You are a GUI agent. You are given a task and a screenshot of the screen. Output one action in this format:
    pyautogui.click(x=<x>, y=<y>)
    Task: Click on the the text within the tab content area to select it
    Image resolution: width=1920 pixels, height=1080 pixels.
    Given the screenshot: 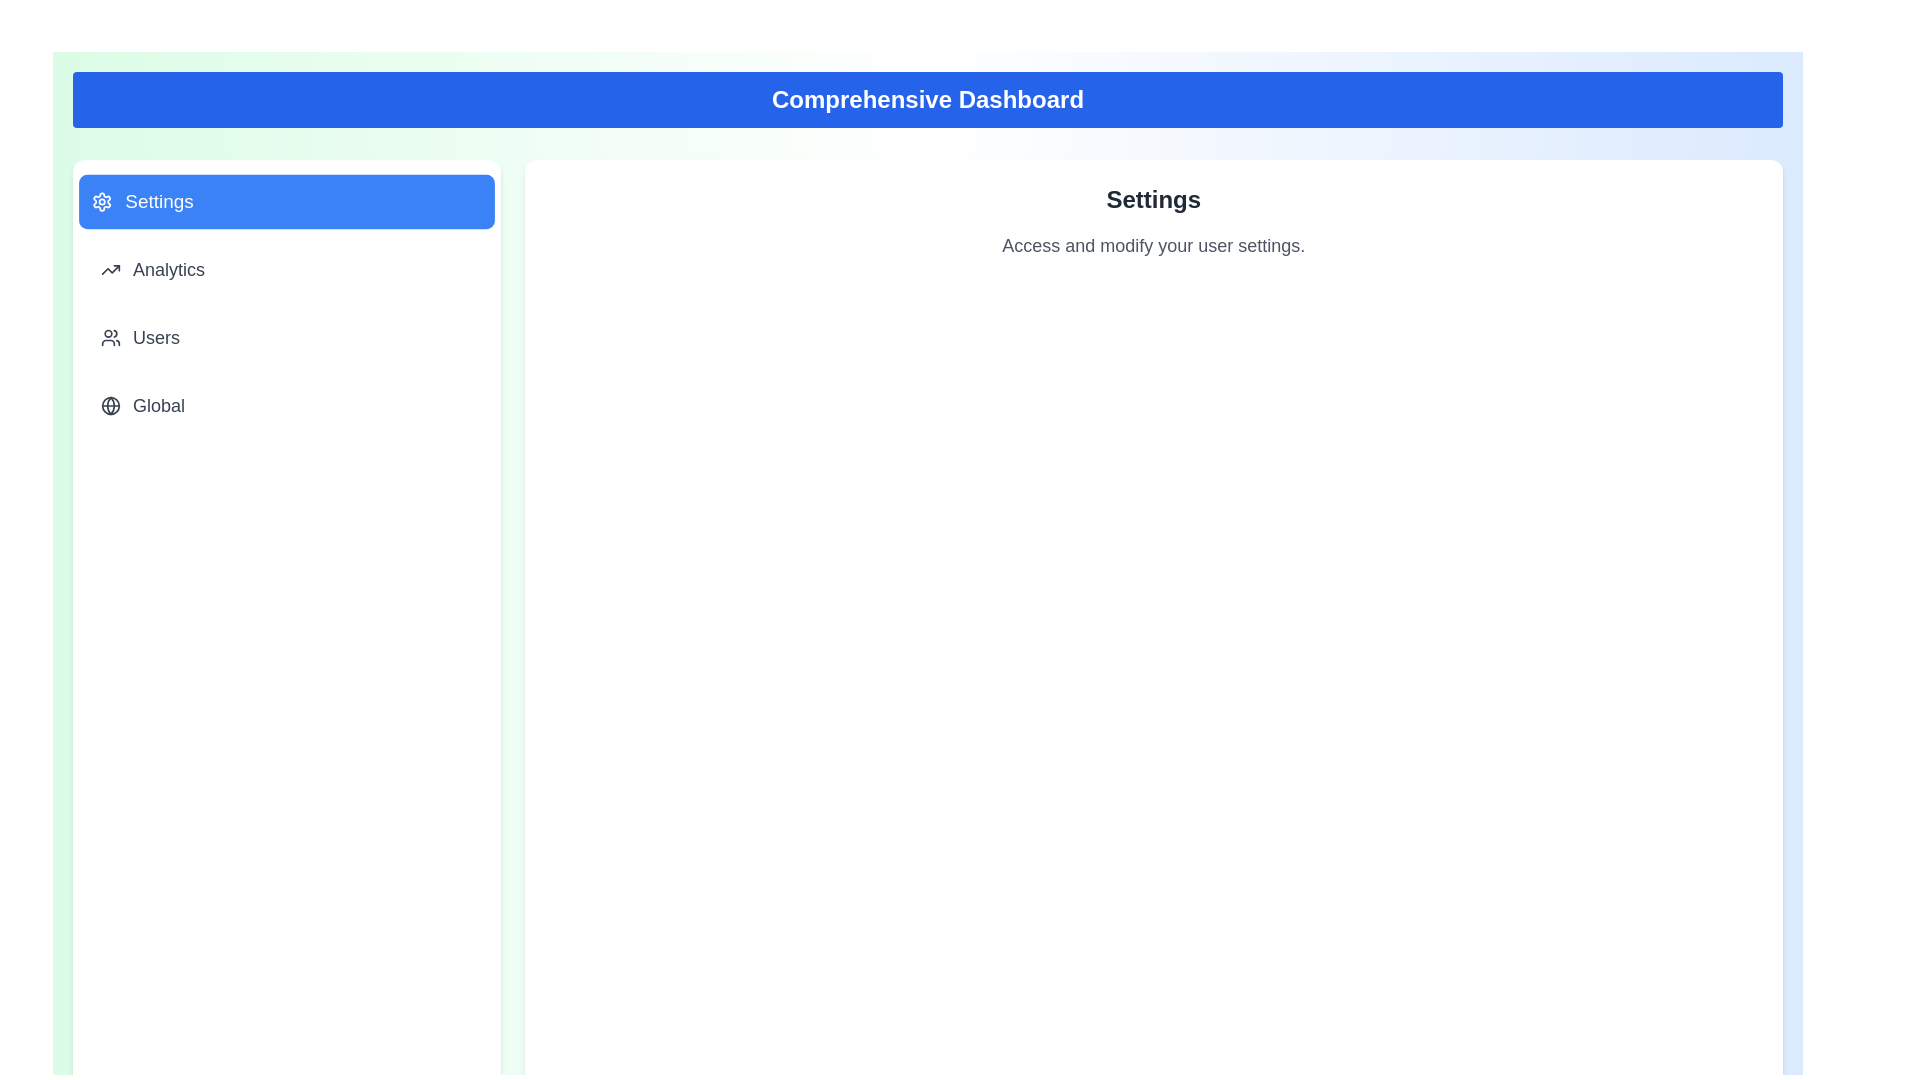 What is the action you would take?
    pyautogui.click(x=1153, y=245)
    